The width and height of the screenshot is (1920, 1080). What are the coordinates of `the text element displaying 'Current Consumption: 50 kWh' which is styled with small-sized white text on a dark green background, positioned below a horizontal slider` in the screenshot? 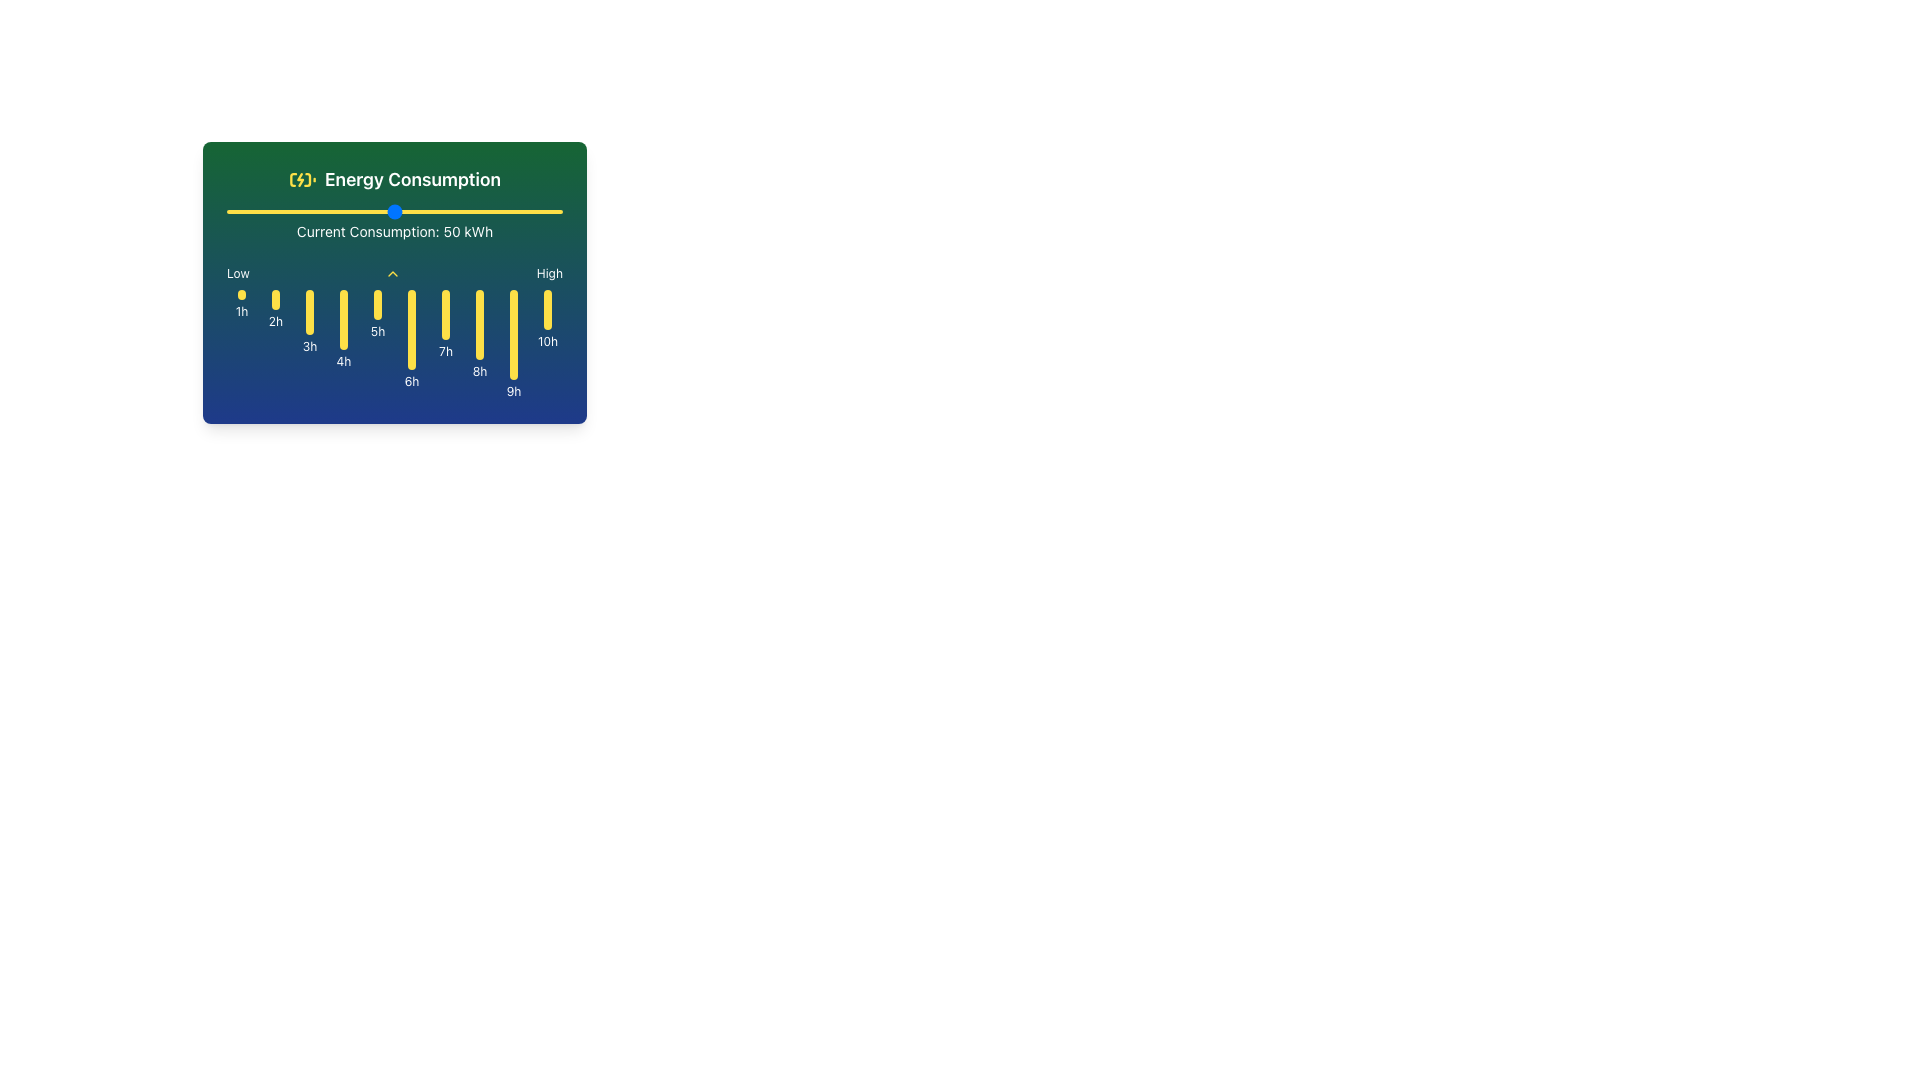 It's located at (394, 230).